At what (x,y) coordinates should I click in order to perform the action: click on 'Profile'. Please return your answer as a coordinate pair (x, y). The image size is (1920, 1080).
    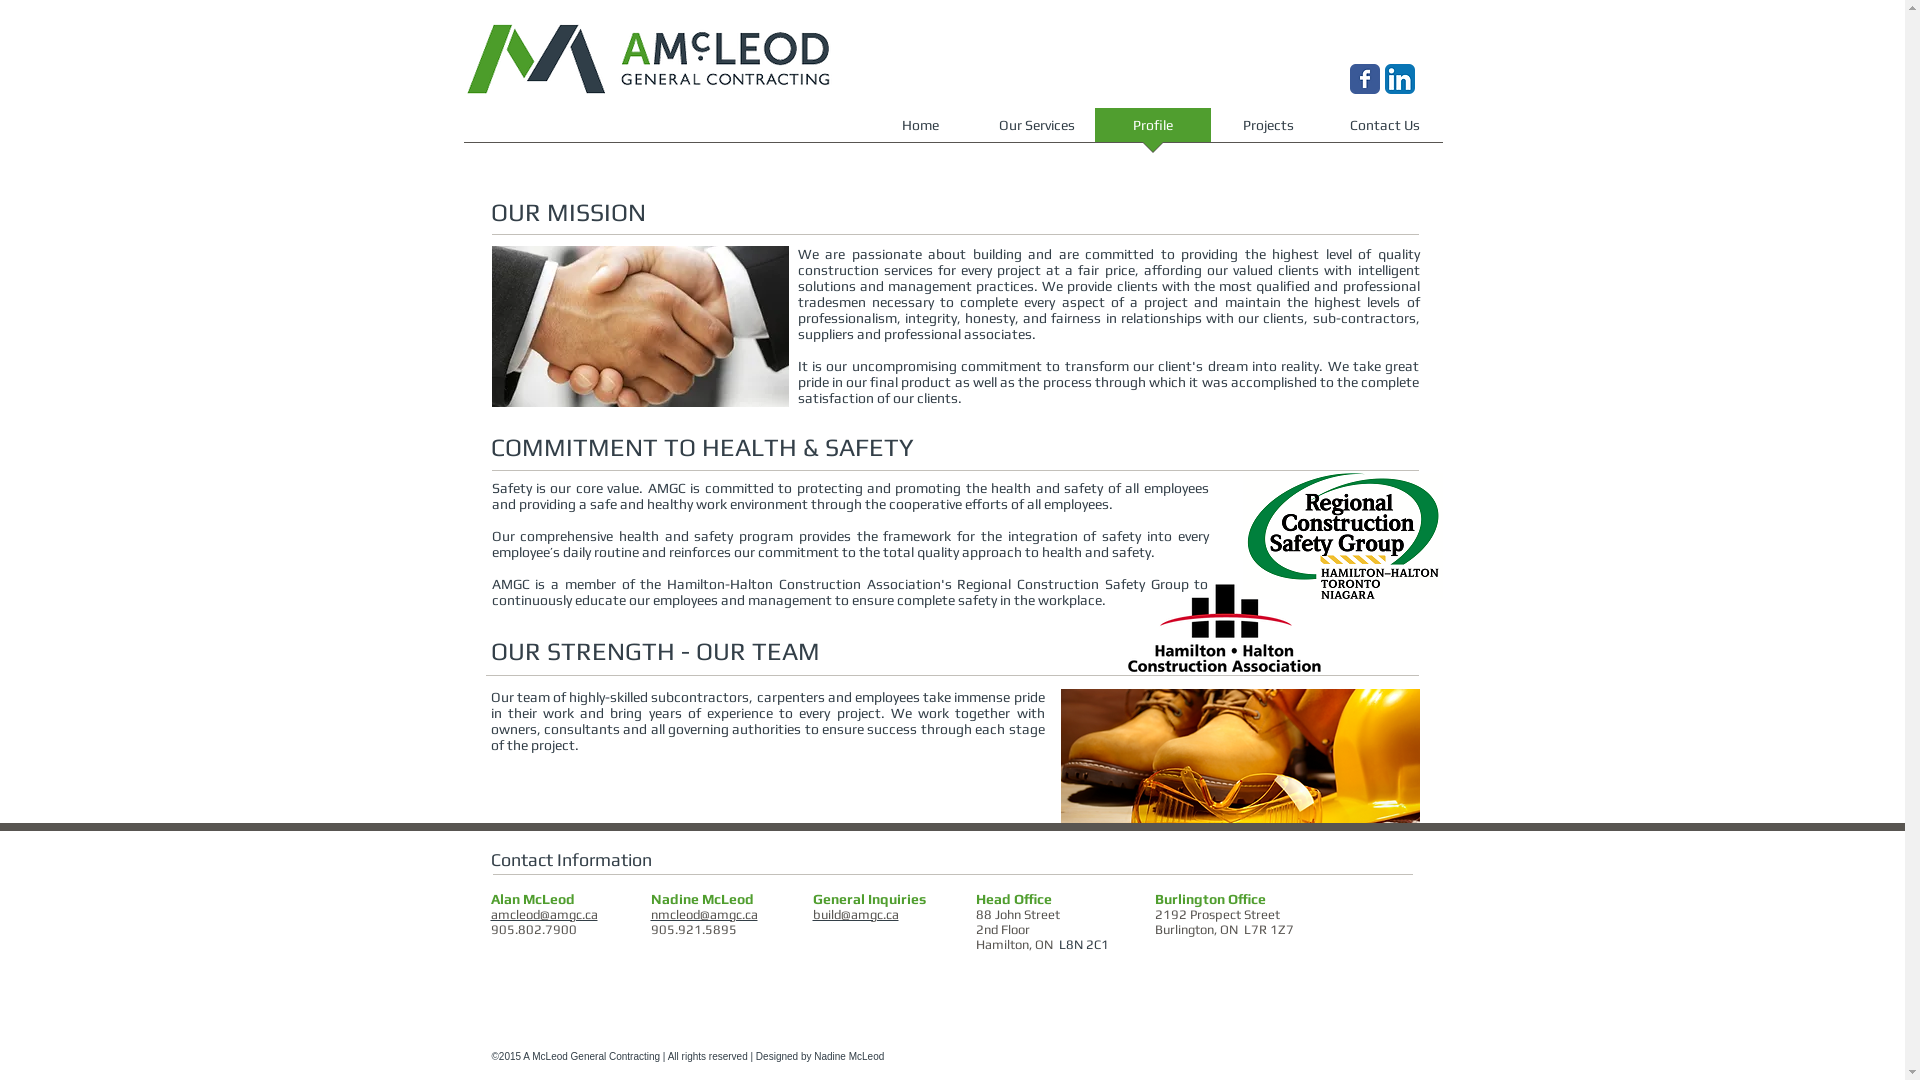
    Looking at the image, I should click on (1152, 131).